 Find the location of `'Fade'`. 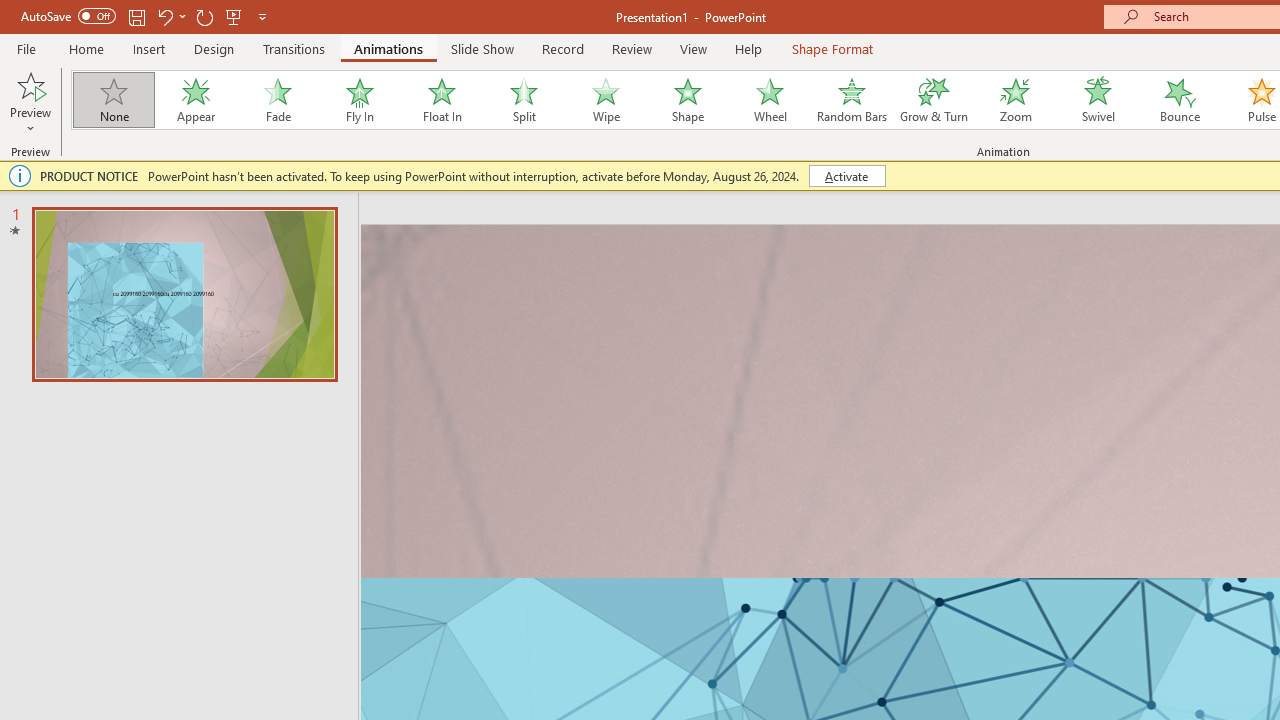

'Fade' is located at coordinates (276, 100).